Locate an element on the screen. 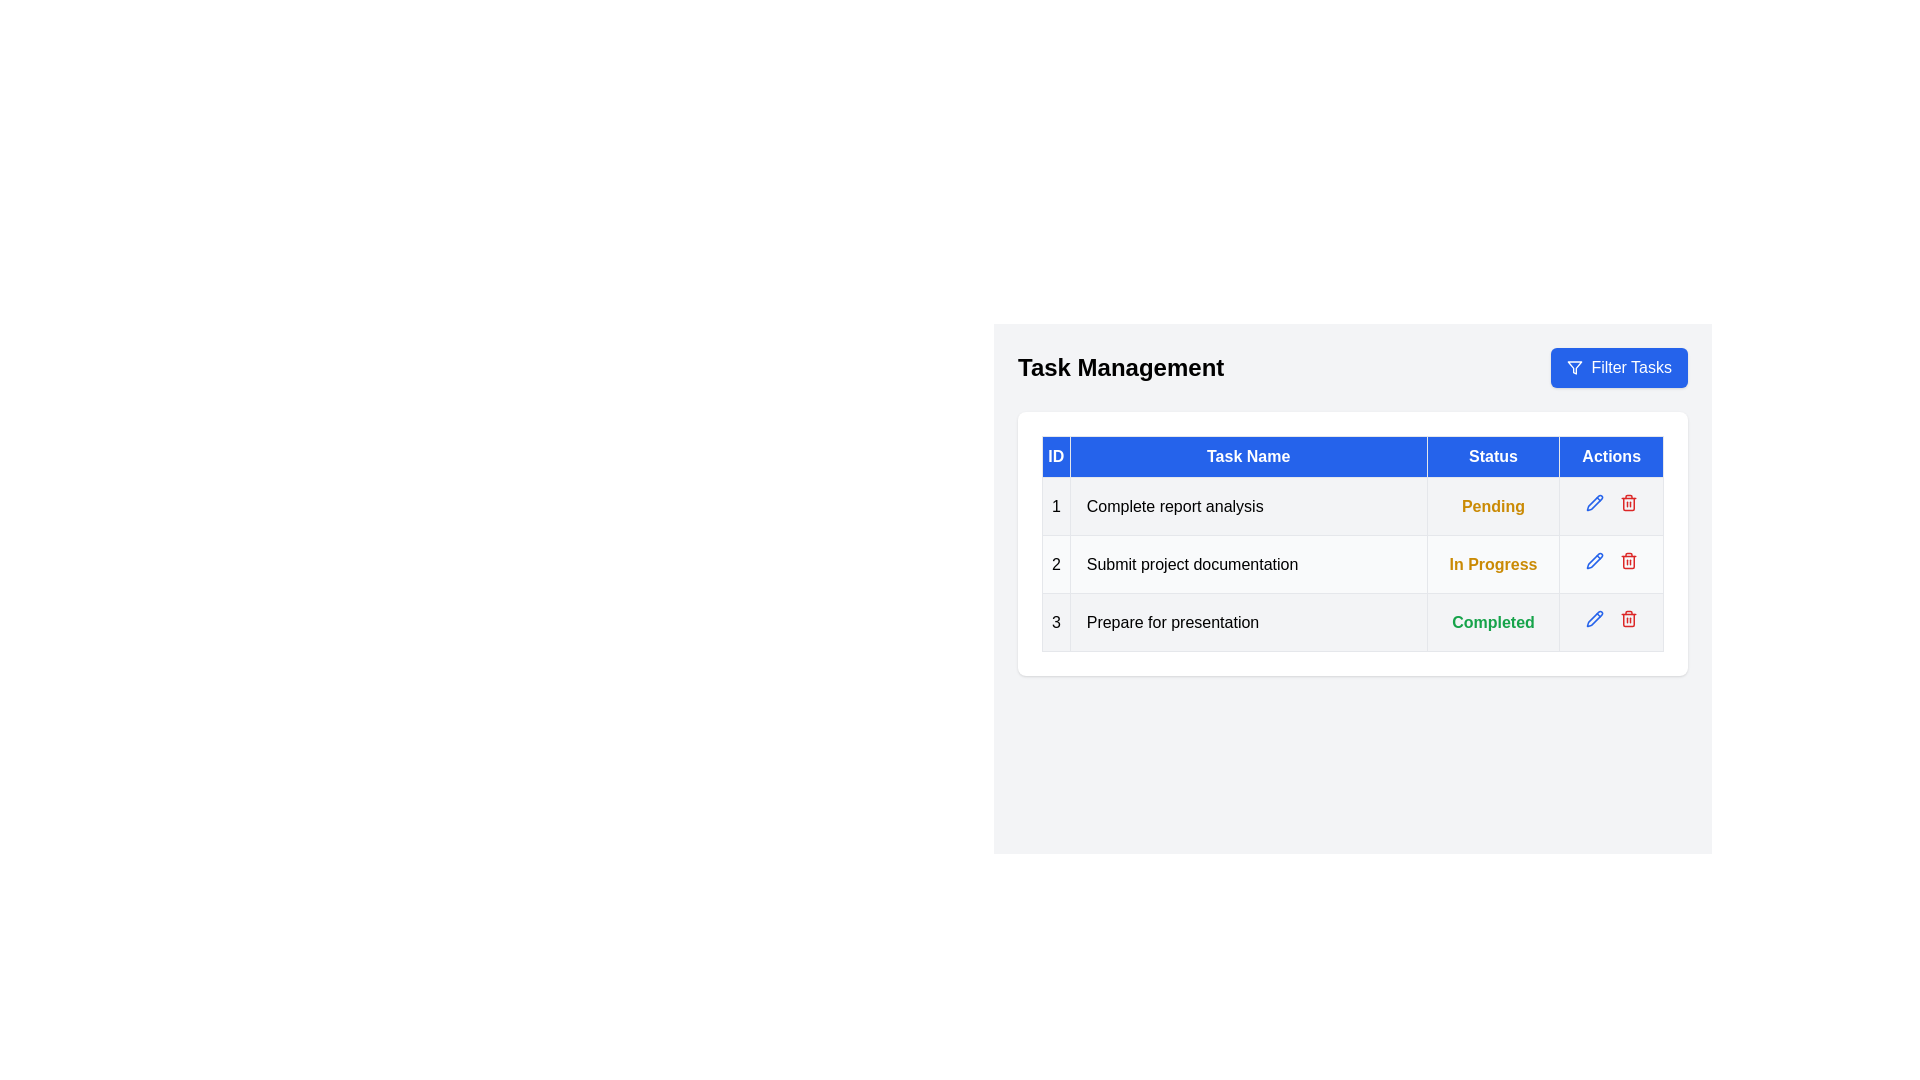 The width and height of the screenshot is (1920, 1080). 'Filter Tasks' button to filter the tasks is located at coordinates (1619, 367).